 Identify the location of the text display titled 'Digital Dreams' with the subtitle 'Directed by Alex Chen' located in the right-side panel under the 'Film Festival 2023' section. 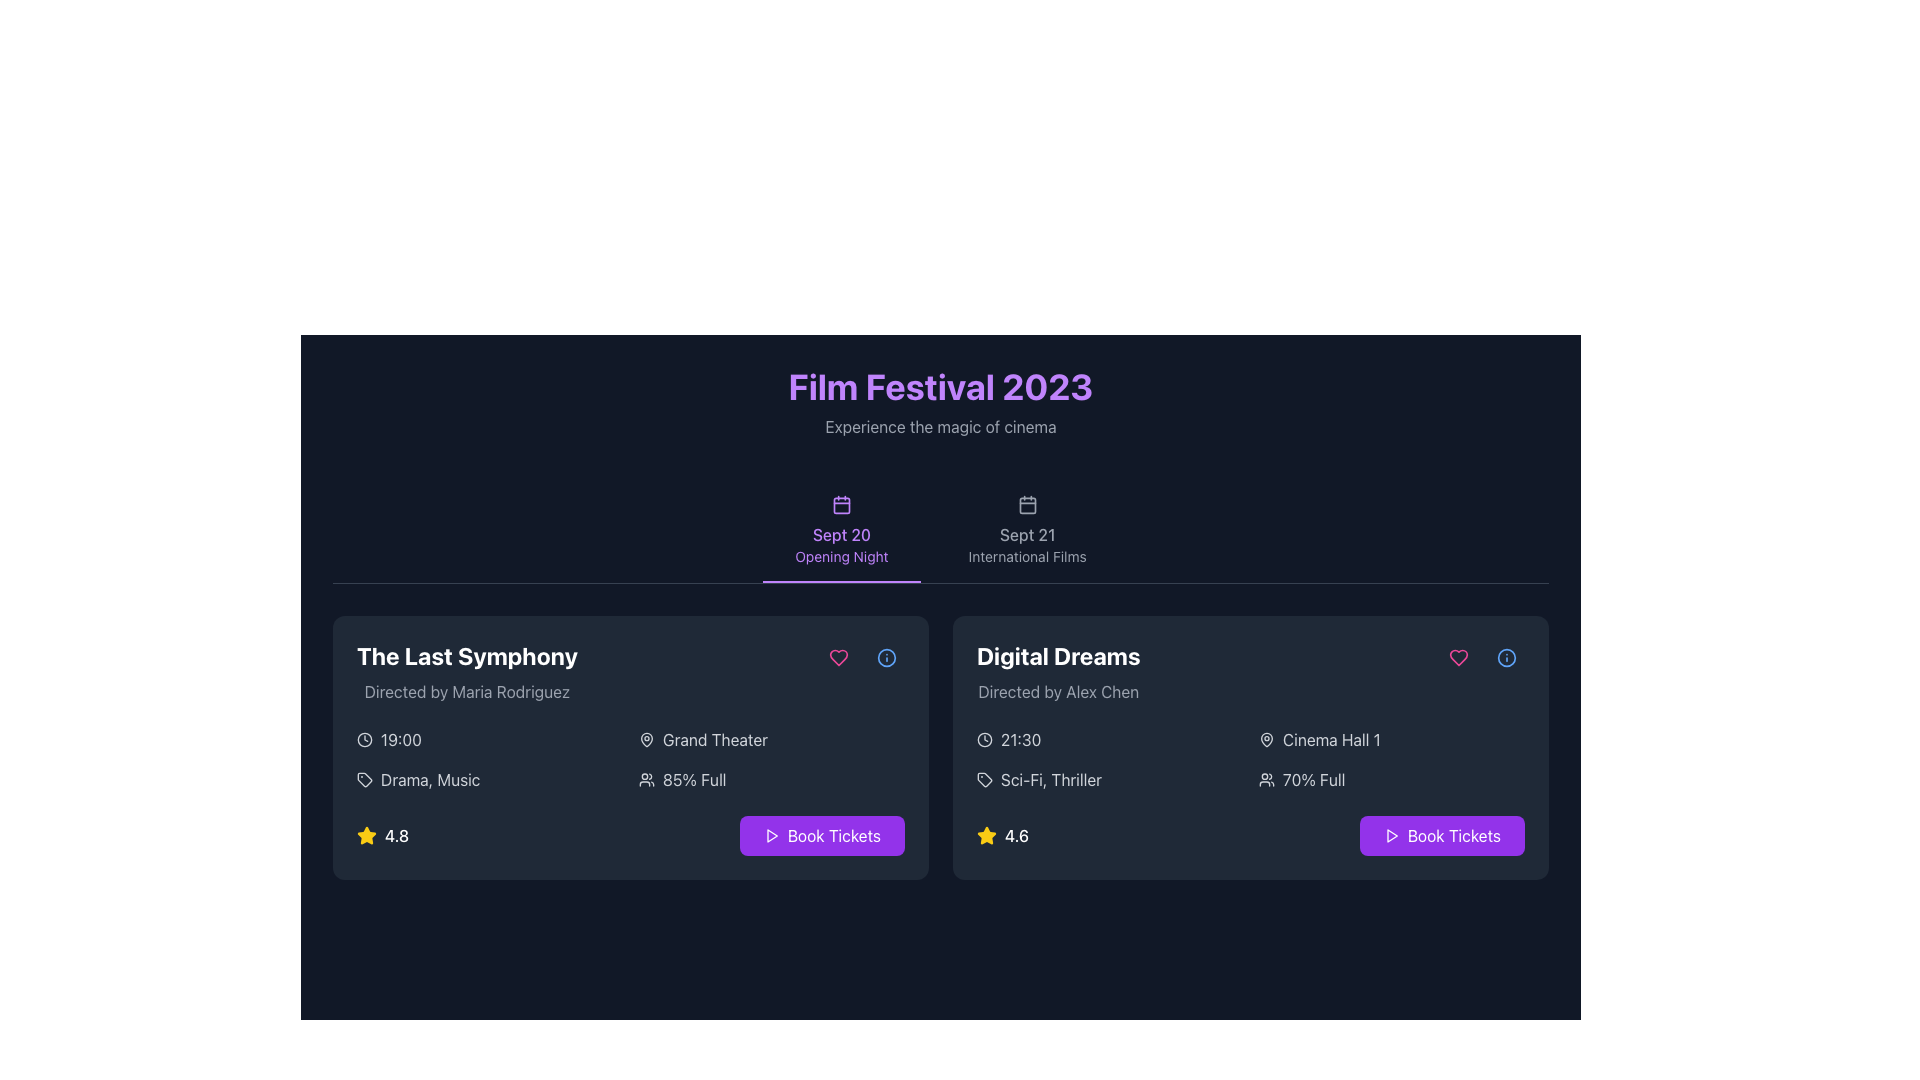
(1057, 671).